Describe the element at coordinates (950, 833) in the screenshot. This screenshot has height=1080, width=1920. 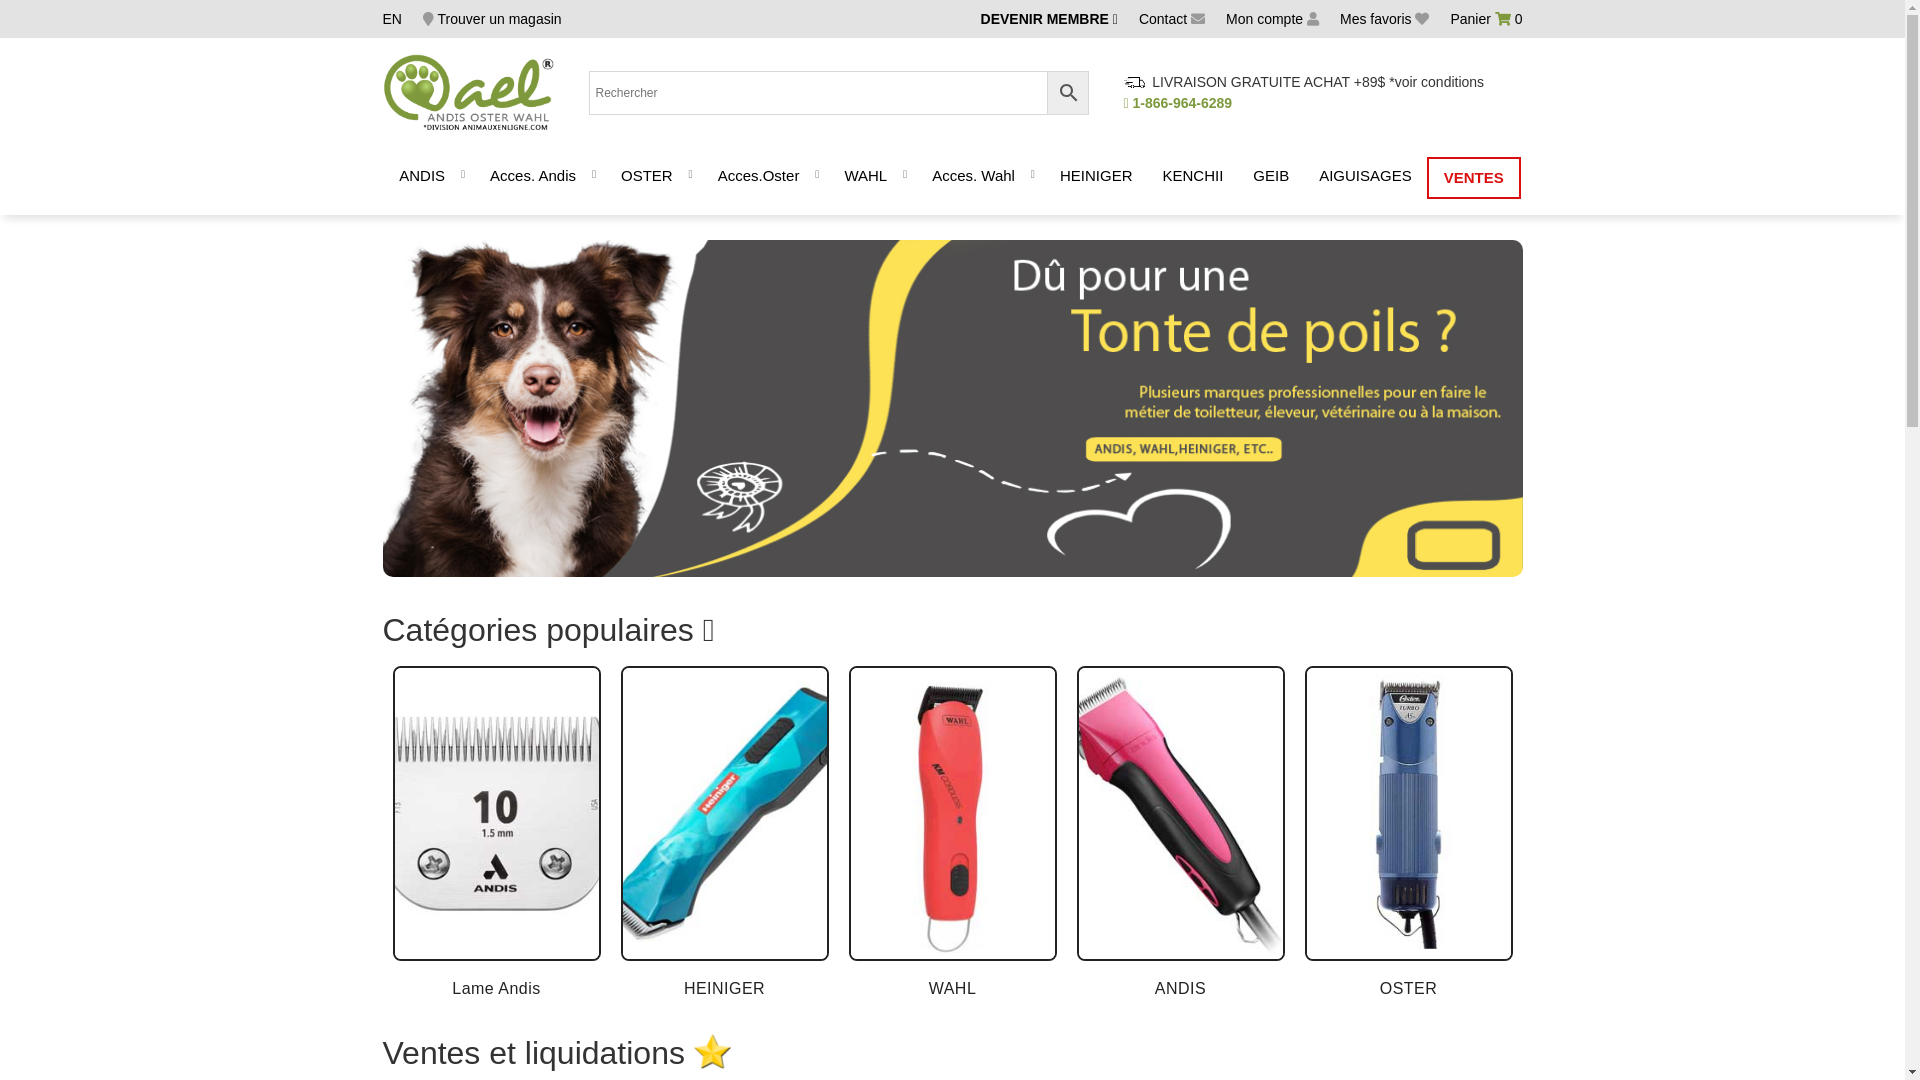
I see `'WAHL'` at that location.